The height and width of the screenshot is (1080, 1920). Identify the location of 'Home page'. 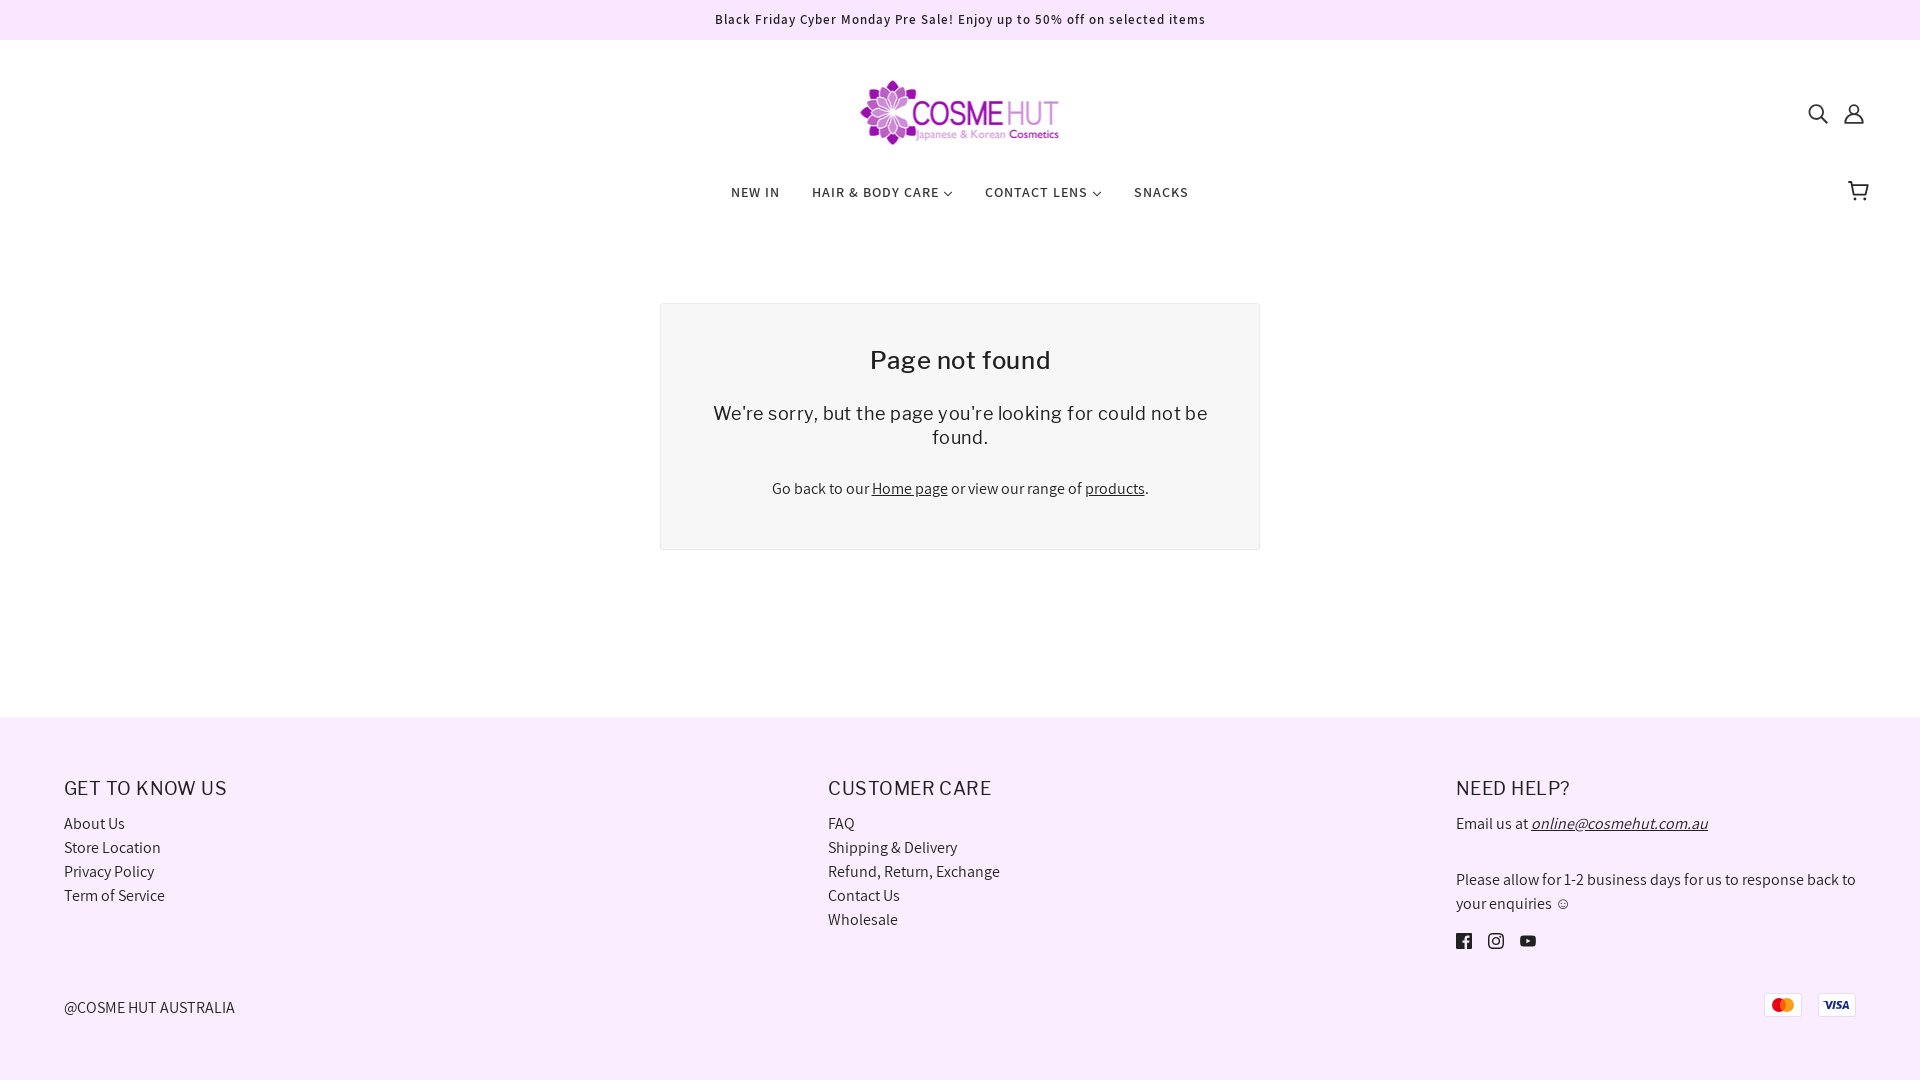
(909, 488).